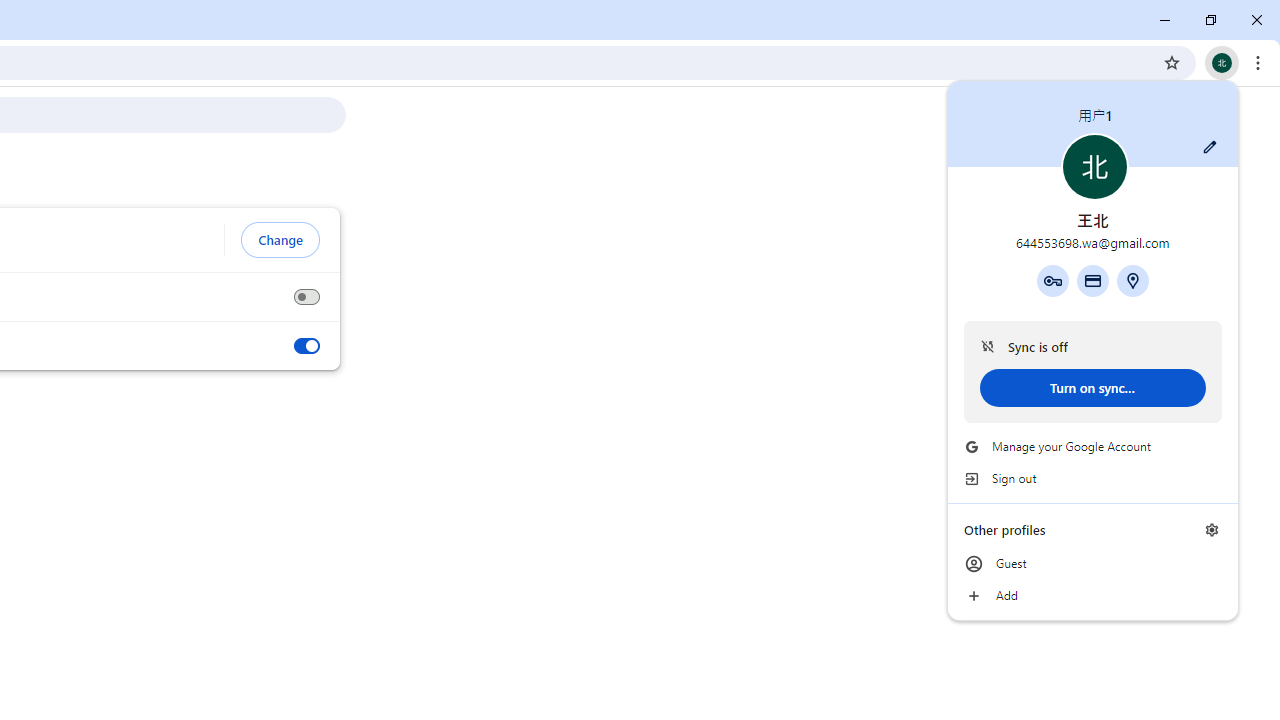  Describe the element at coordinates (1091, 280) in the screenshot. I see `'Payment methods'` at that location.